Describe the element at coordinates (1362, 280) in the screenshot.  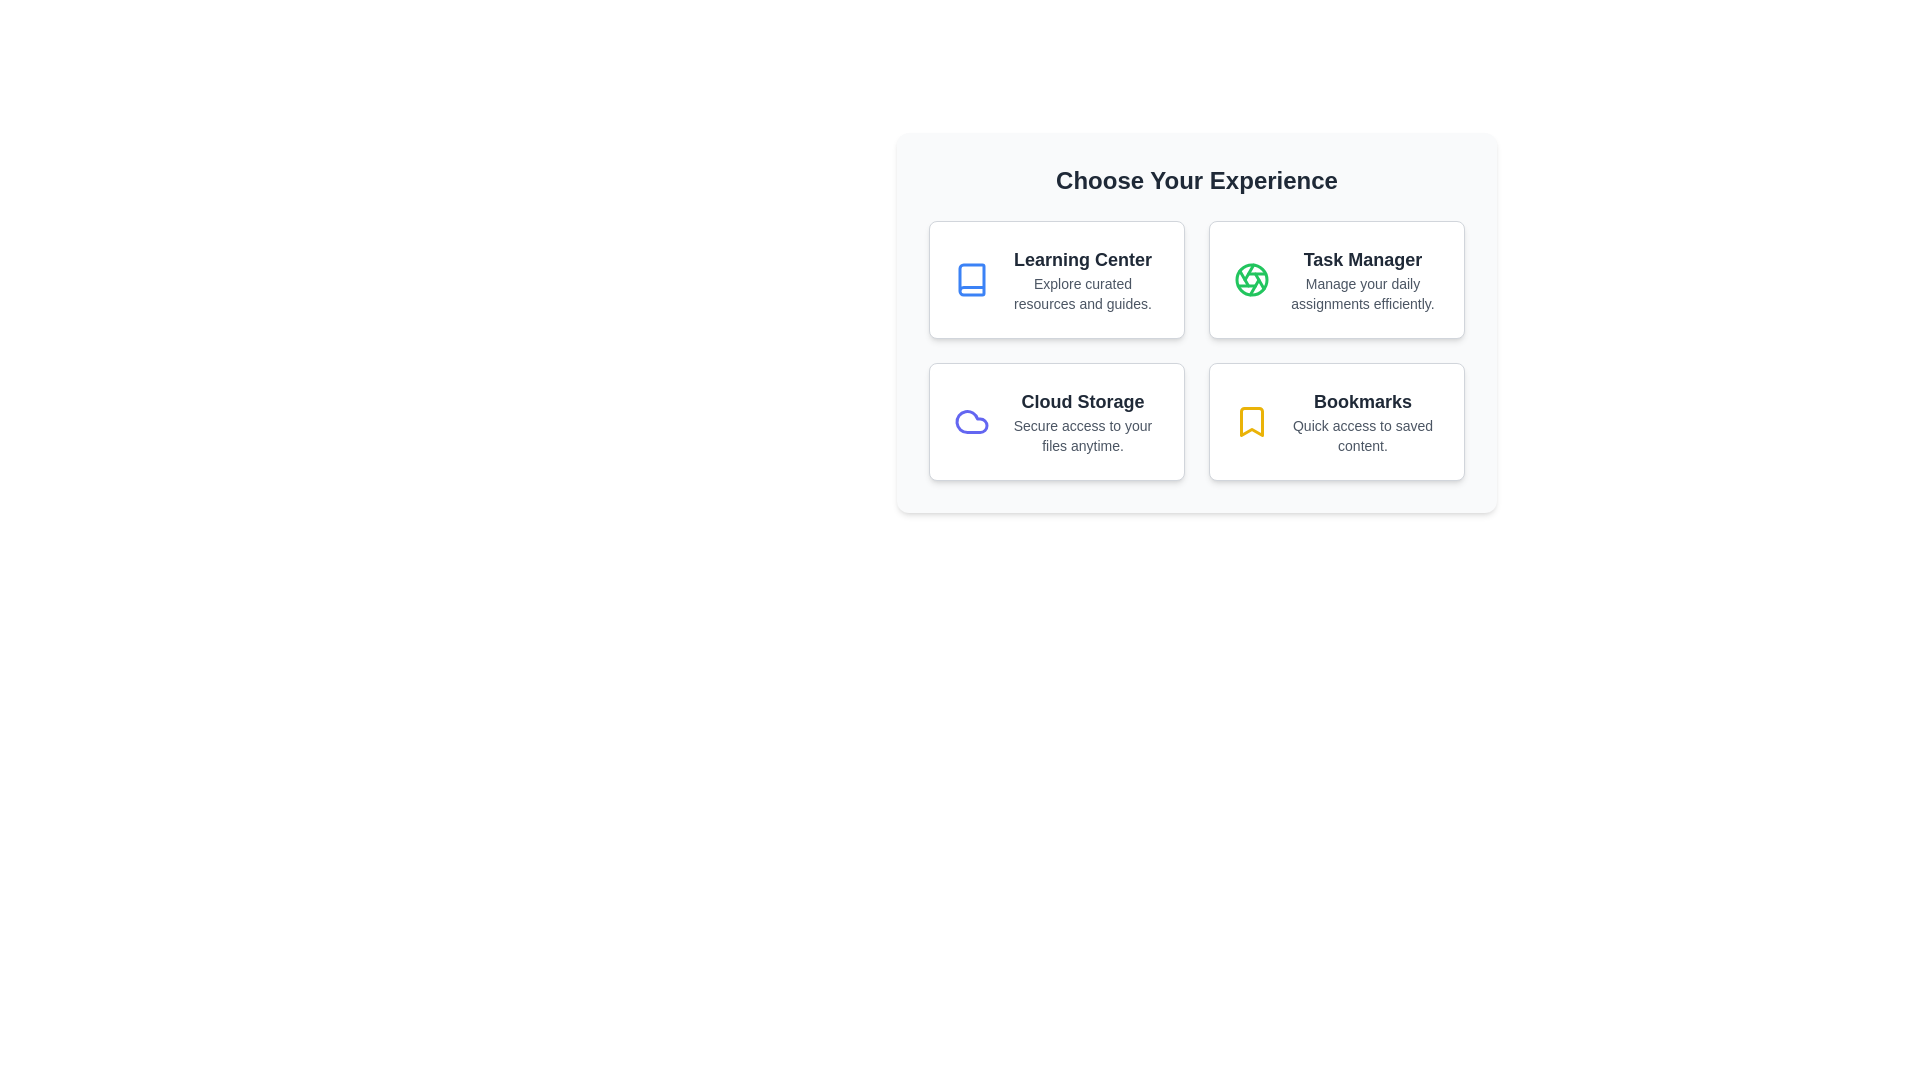
I see `text block titled 'Task Manager' which contains a bold heading and a description about managing daily assignments efficiently` at that location.